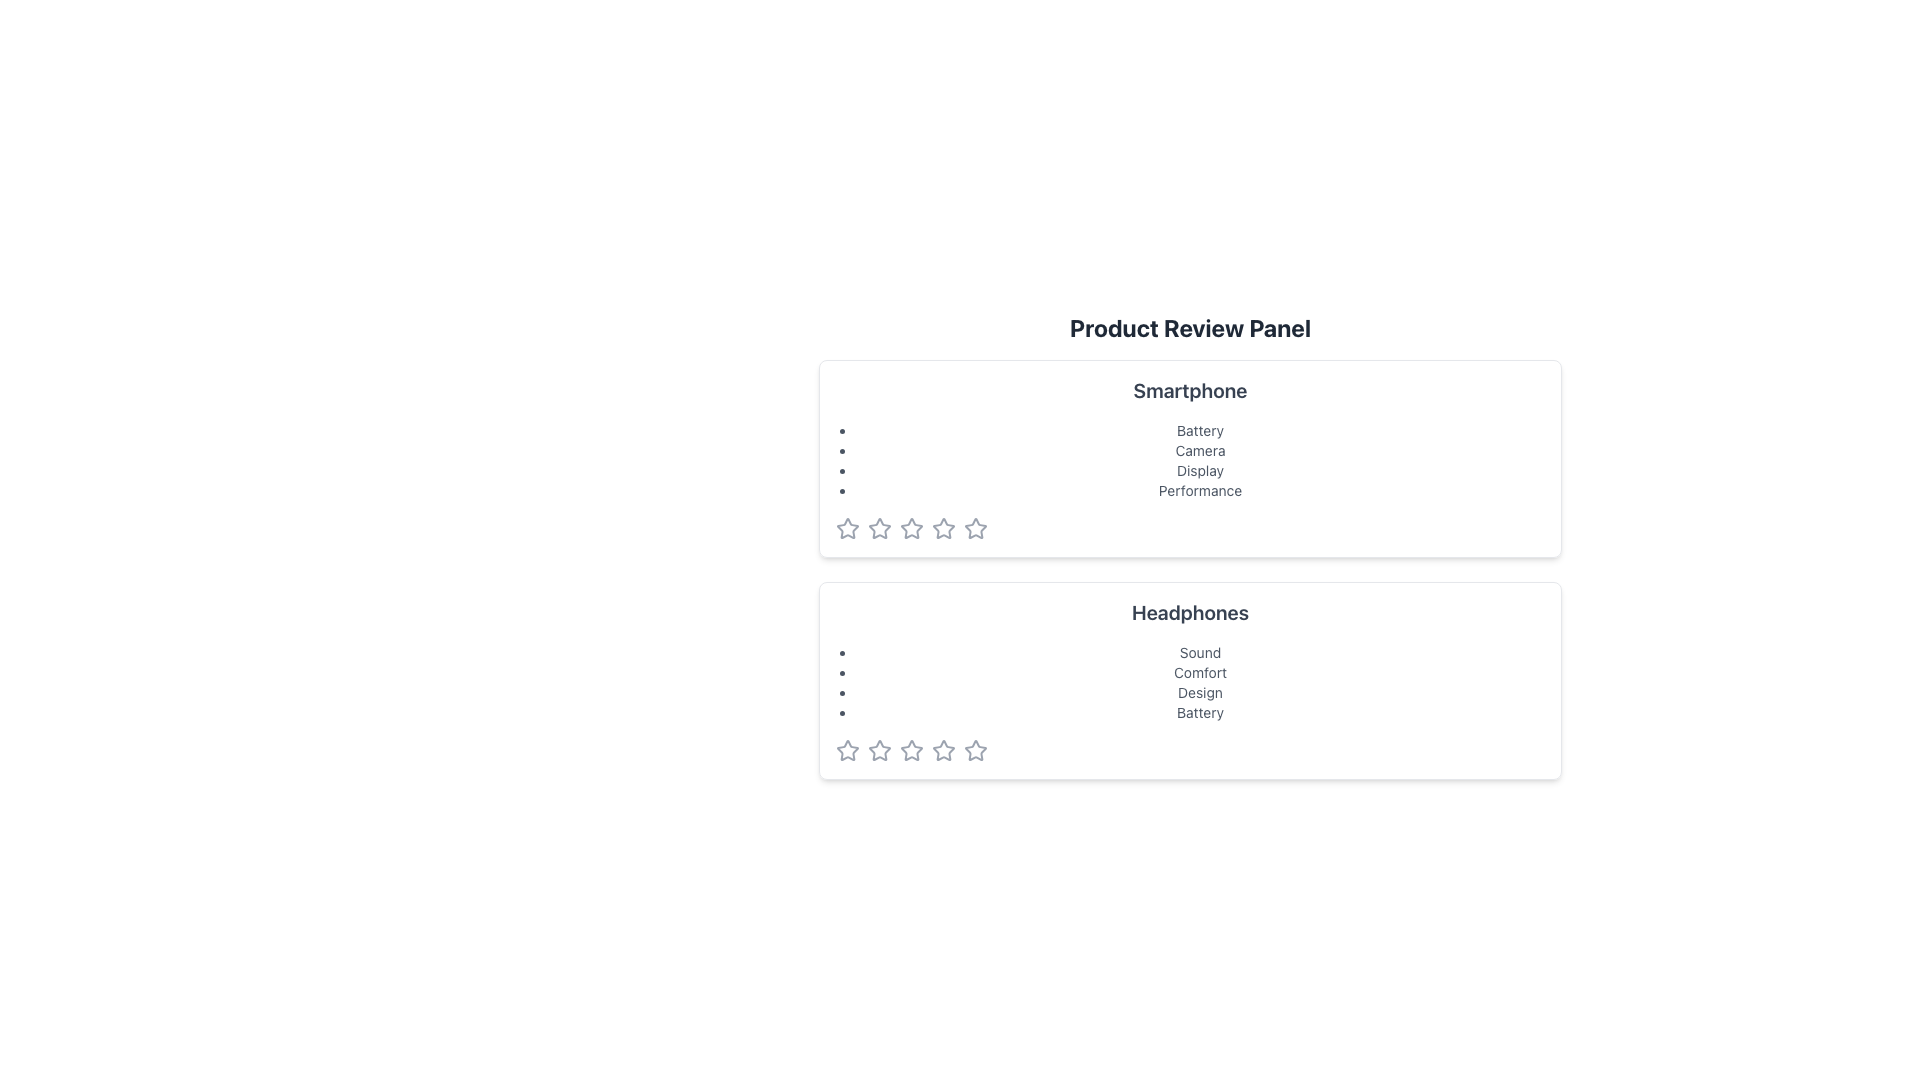  What do you see at coordinates (943, 751) in the screenshot?
I see `the fifth star icon in the review panel for 'Headphones' to rate it with a value of 5` at bounding box center [943, 751].